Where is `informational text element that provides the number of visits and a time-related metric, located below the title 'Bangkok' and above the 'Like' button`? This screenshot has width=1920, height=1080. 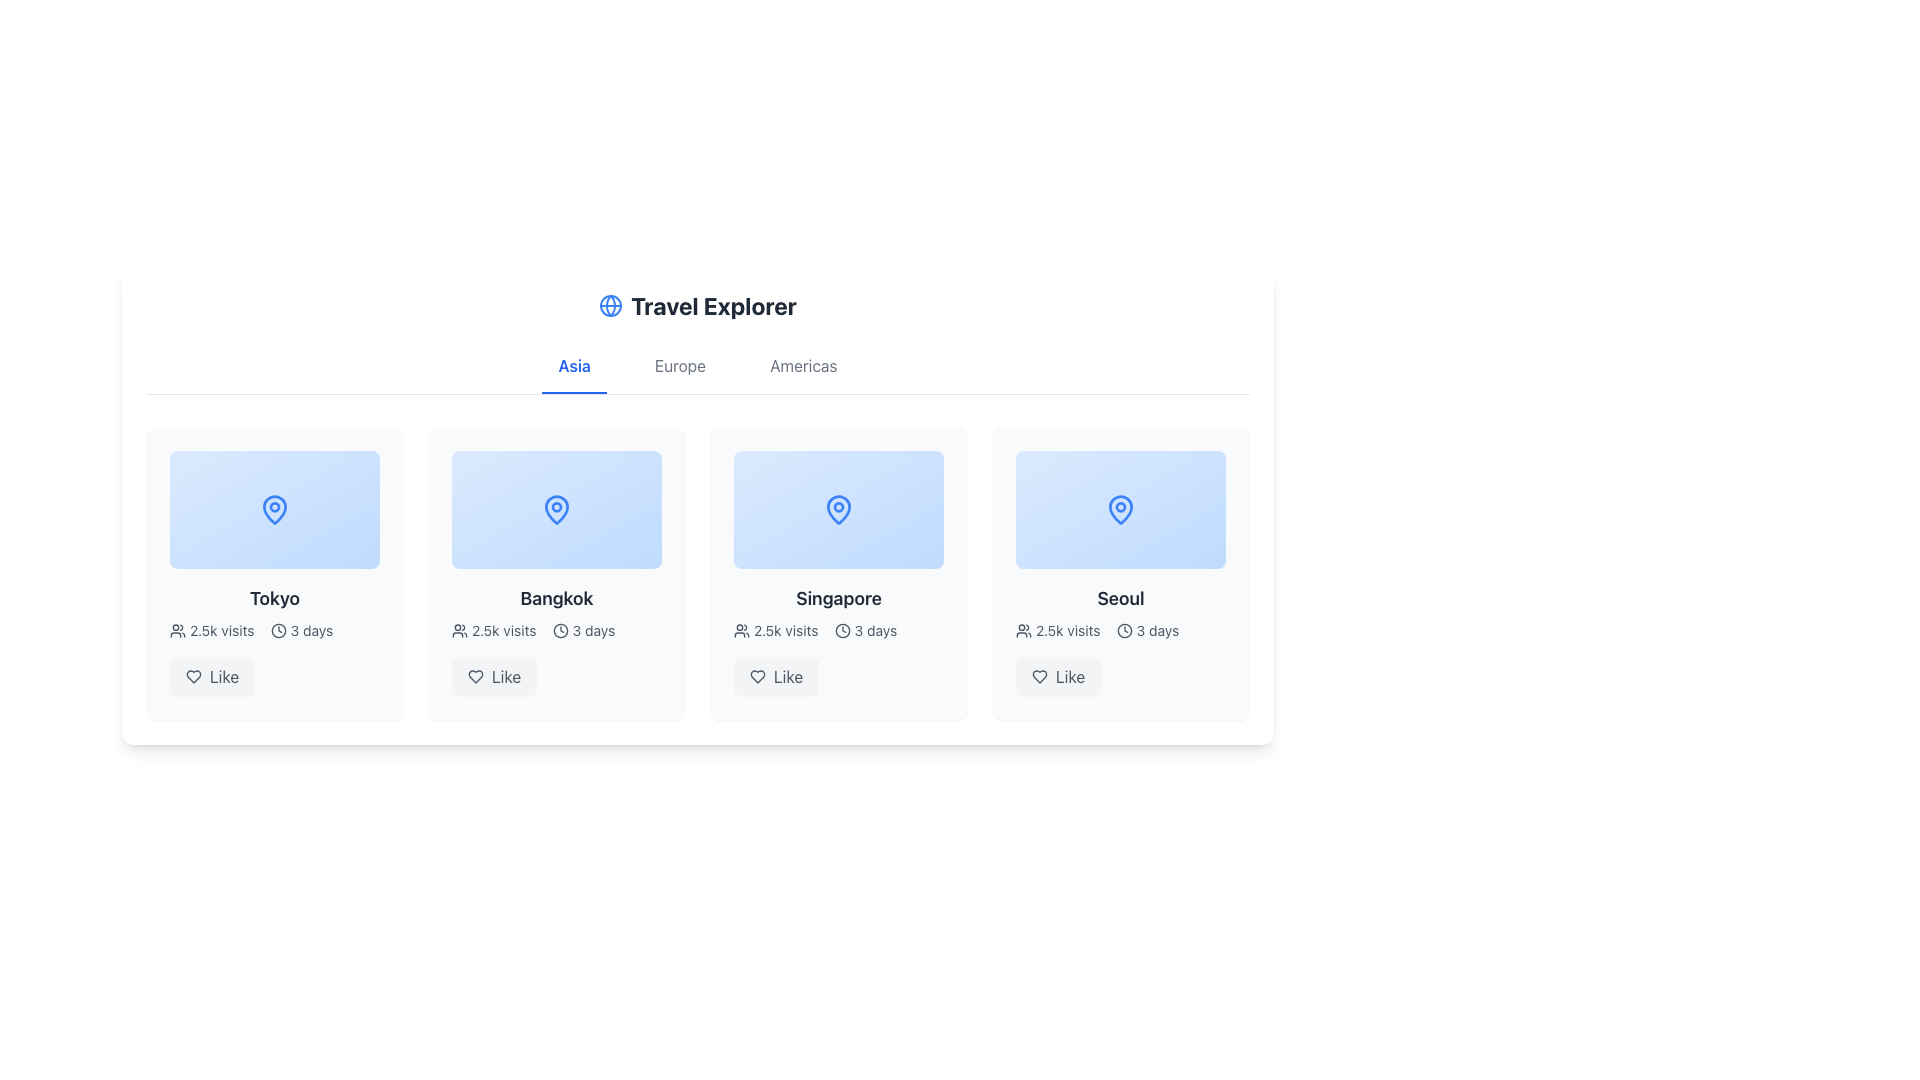 informational text element that provides the number of visits and a time-related metric, located below the title 'Bangkok' and above the 'Like' button is located at coordinates (556, 631).